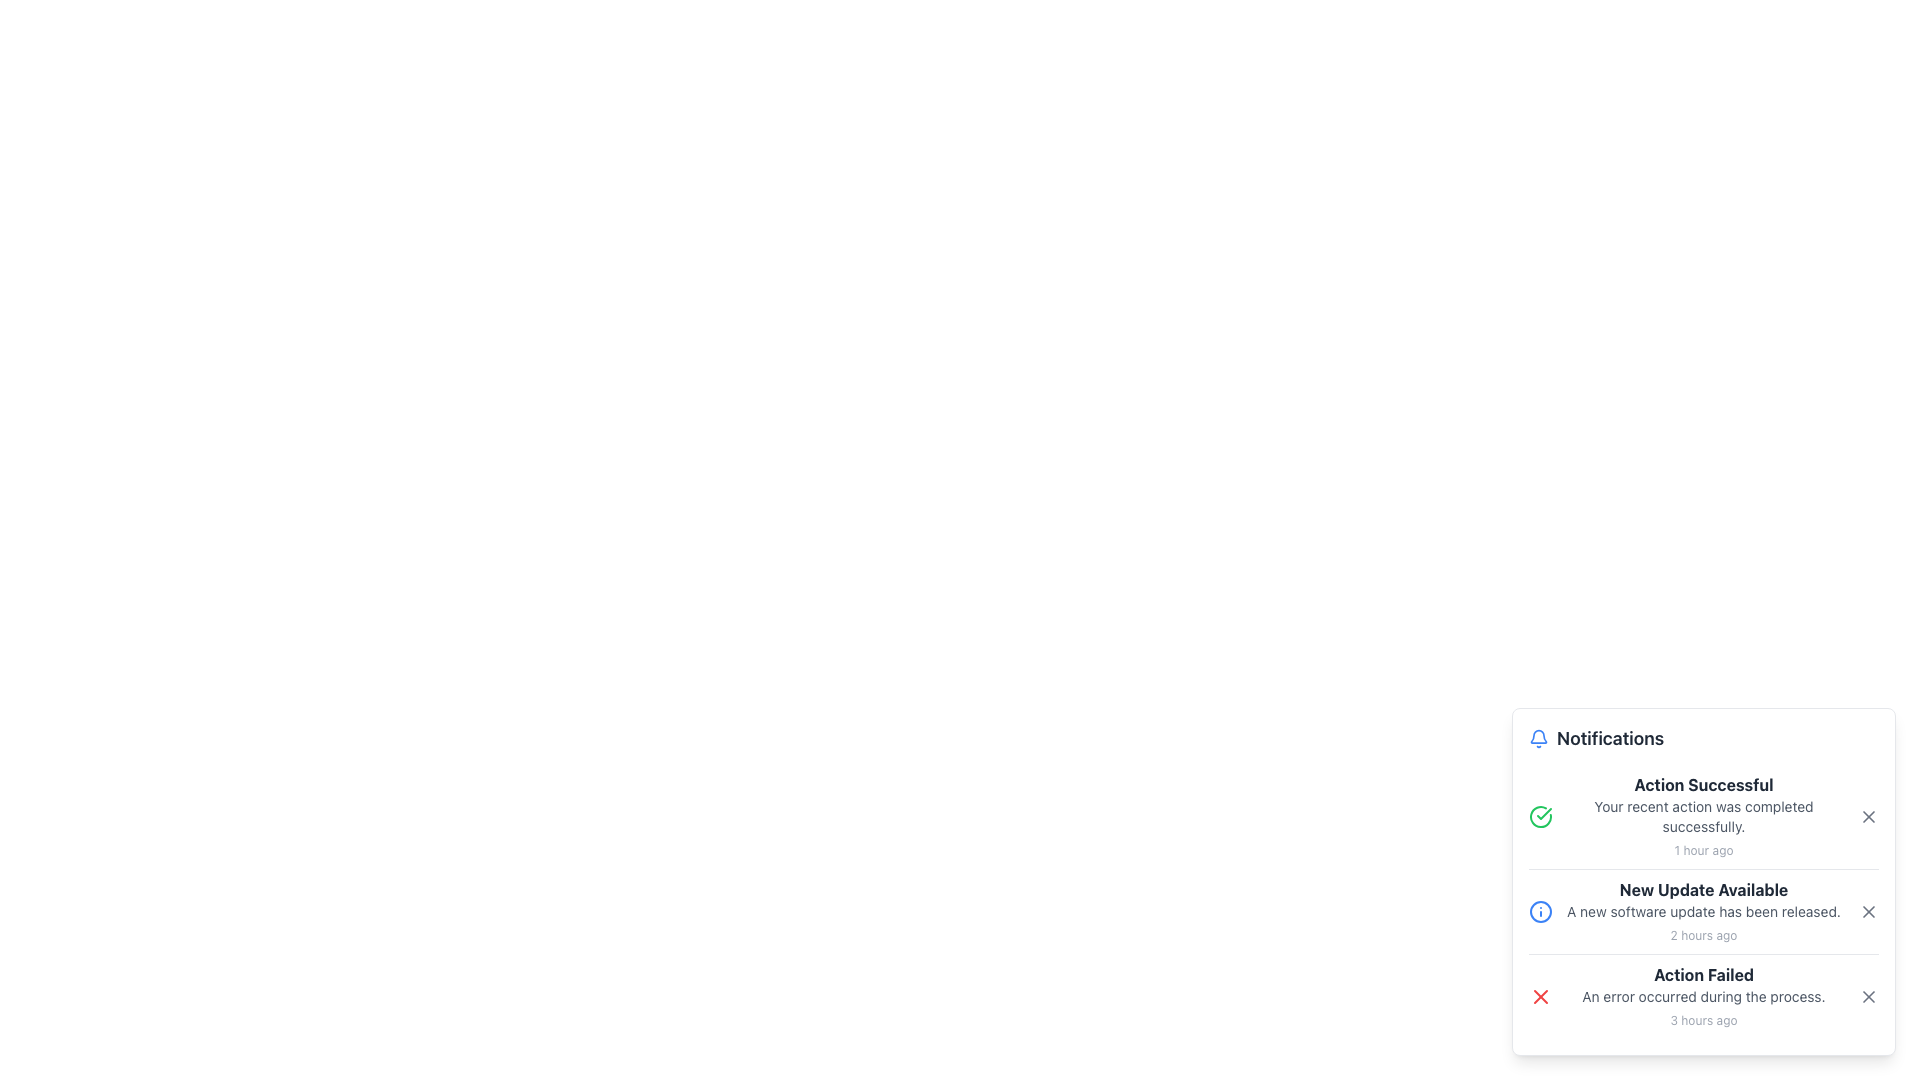 This screenshot has width=1920, height=1080. Describe the element at coordinates (1539, 911) in the screenshot. I see `the icon indicating additional information for the 'New Update Available' notification, positioned to the left of the texts 'New Update Available' and 'A new software update has been released'` at that location.